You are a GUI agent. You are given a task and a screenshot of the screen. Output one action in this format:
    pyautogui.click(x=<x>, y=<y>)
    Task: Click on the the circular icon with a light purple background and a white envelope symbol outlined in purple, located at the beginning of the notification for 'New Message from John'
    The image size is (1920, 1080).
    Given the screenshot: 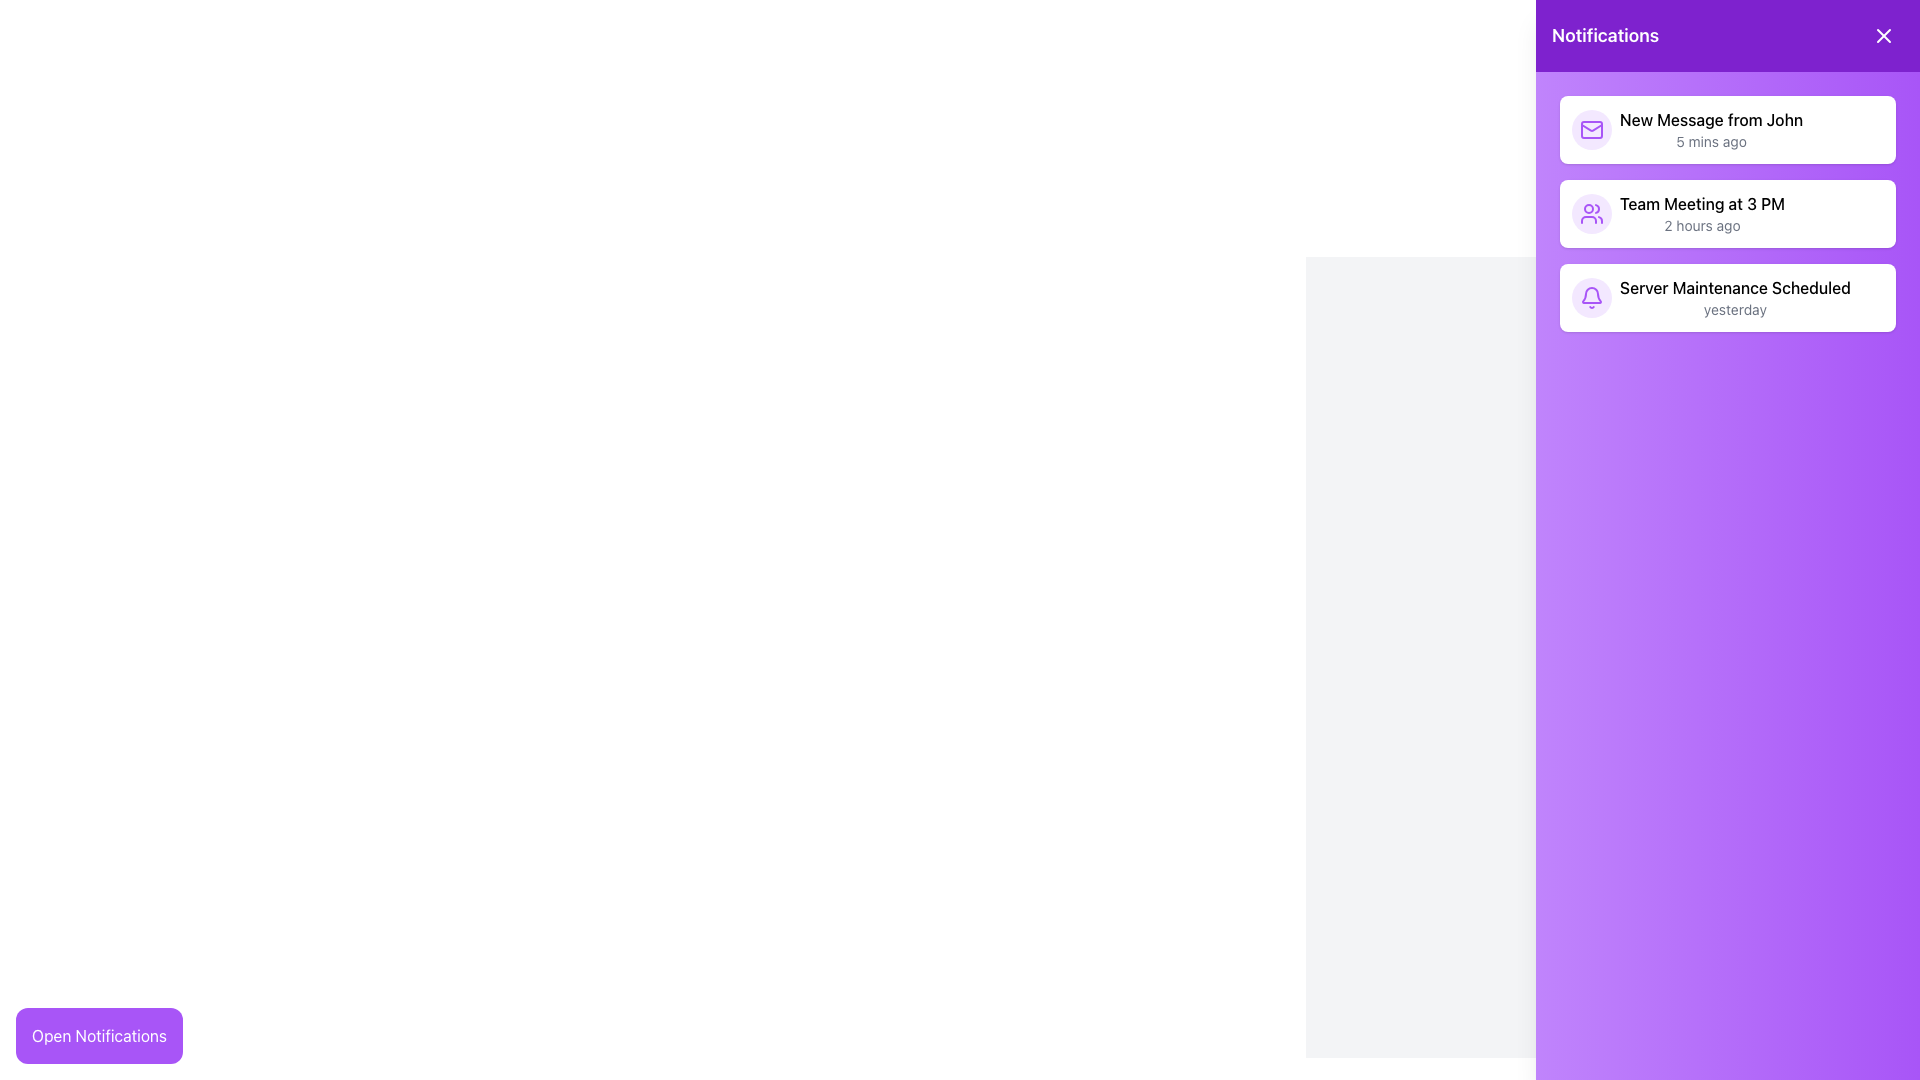 What is the action you would take?
    pyautogui.click(x=1591, y=130)
    